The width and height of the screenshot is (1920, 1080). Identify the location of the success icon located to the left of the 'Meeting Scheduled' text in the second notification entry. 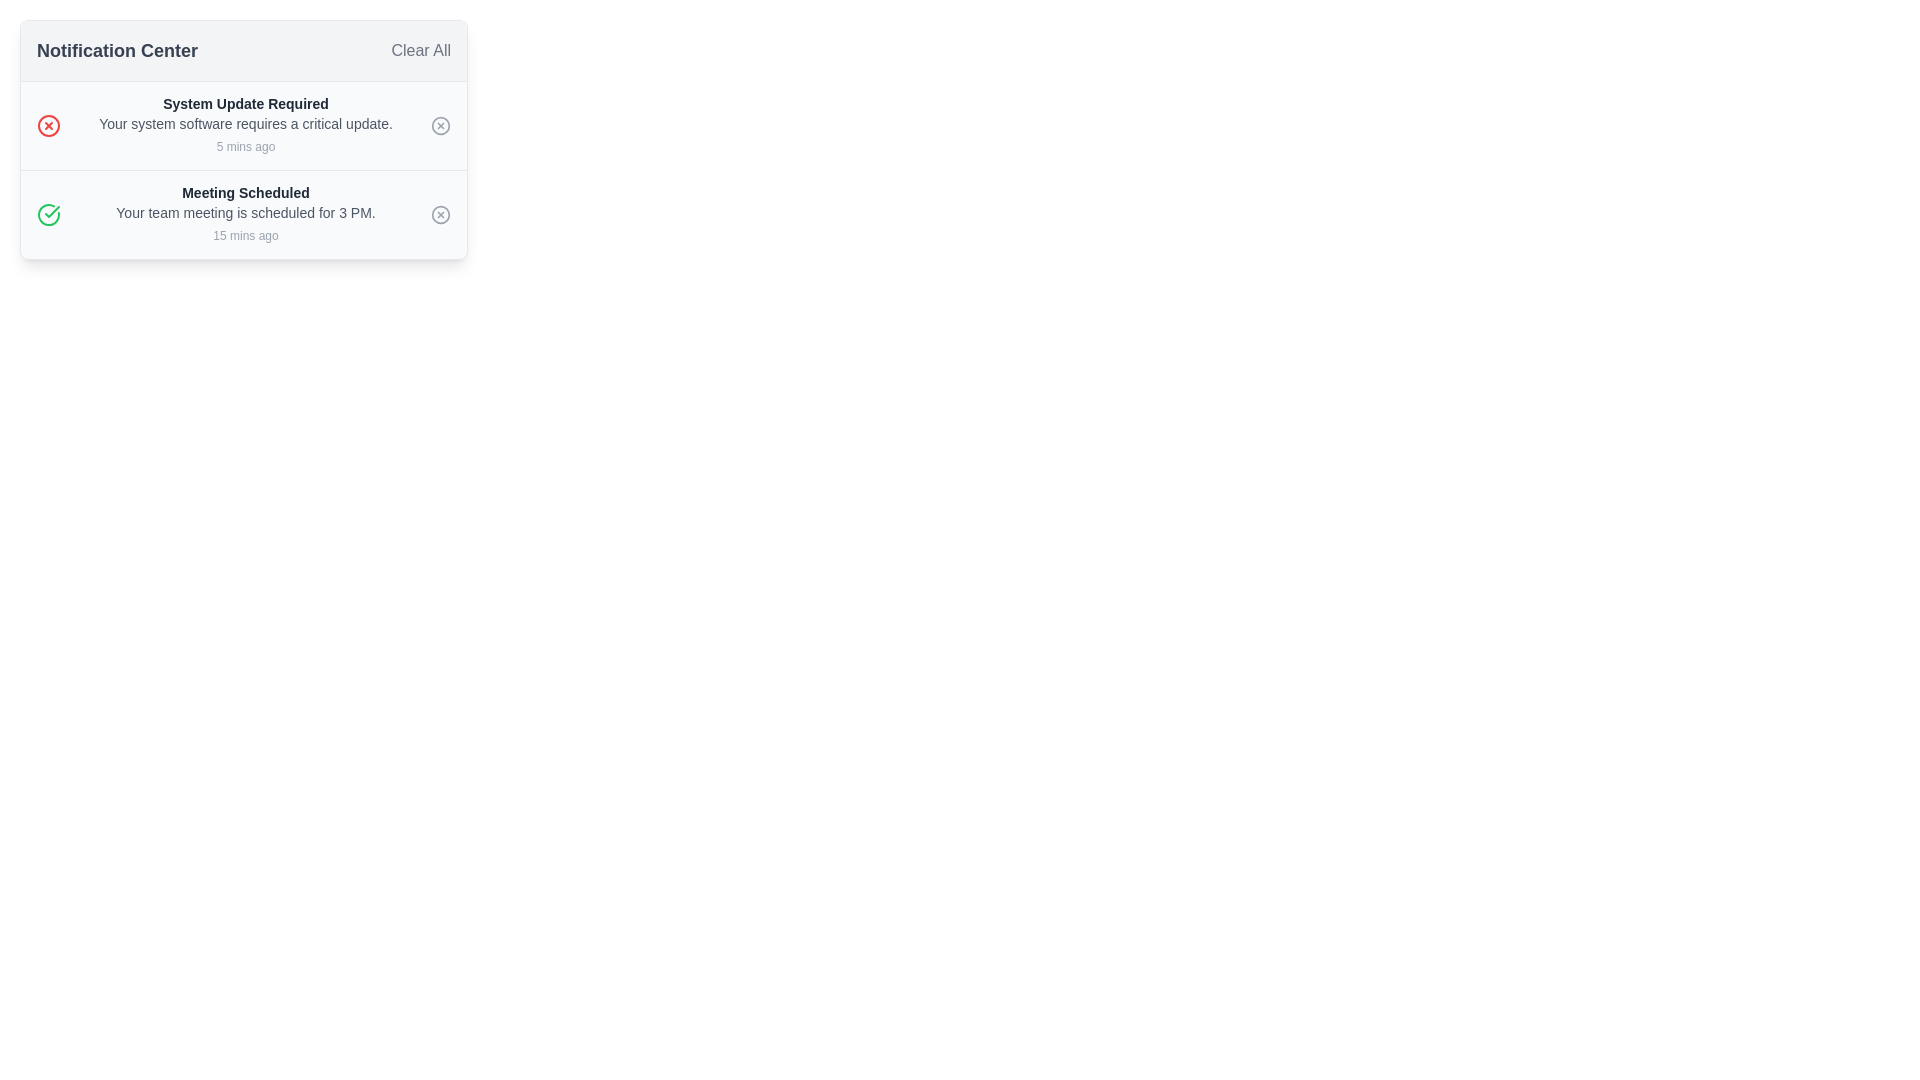
(48, 215).